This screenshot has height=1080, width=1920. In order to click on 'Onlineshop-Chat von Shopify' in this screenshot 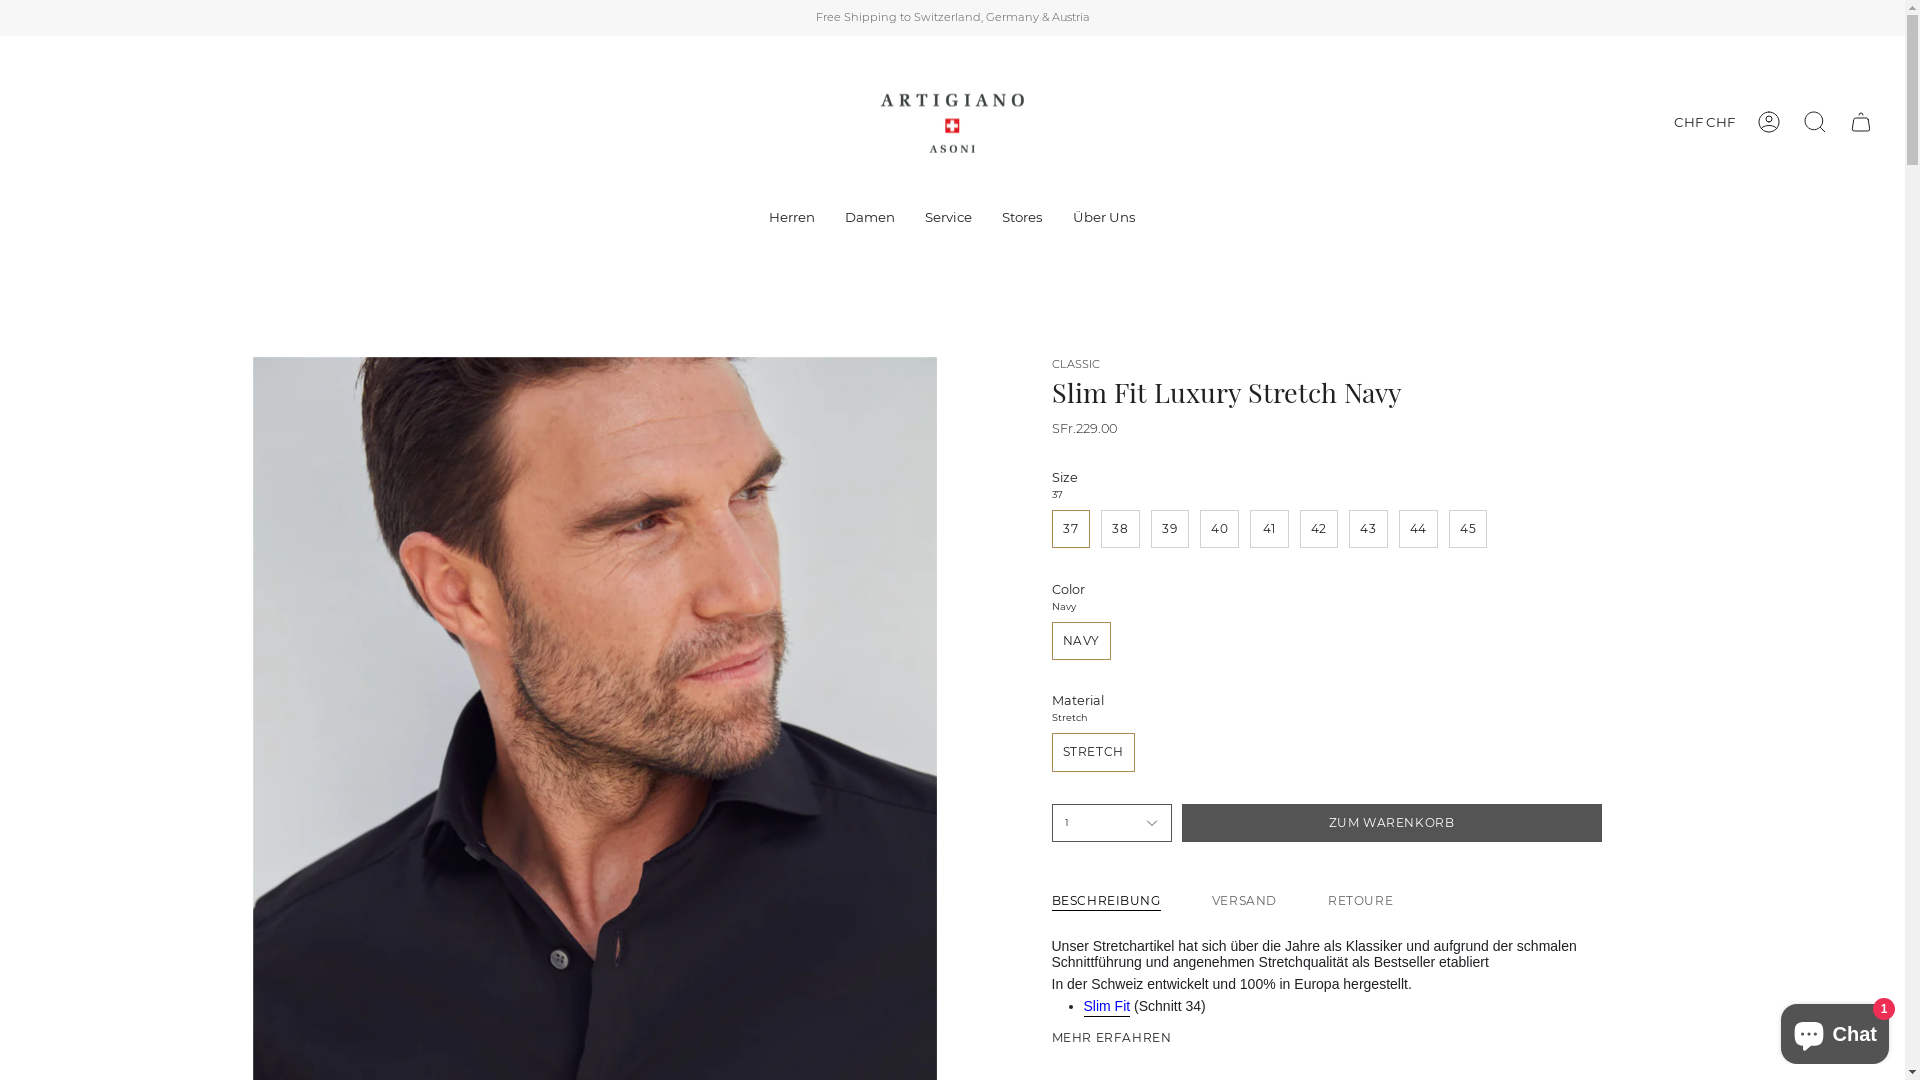, I will do `click(1834, 1029)`.